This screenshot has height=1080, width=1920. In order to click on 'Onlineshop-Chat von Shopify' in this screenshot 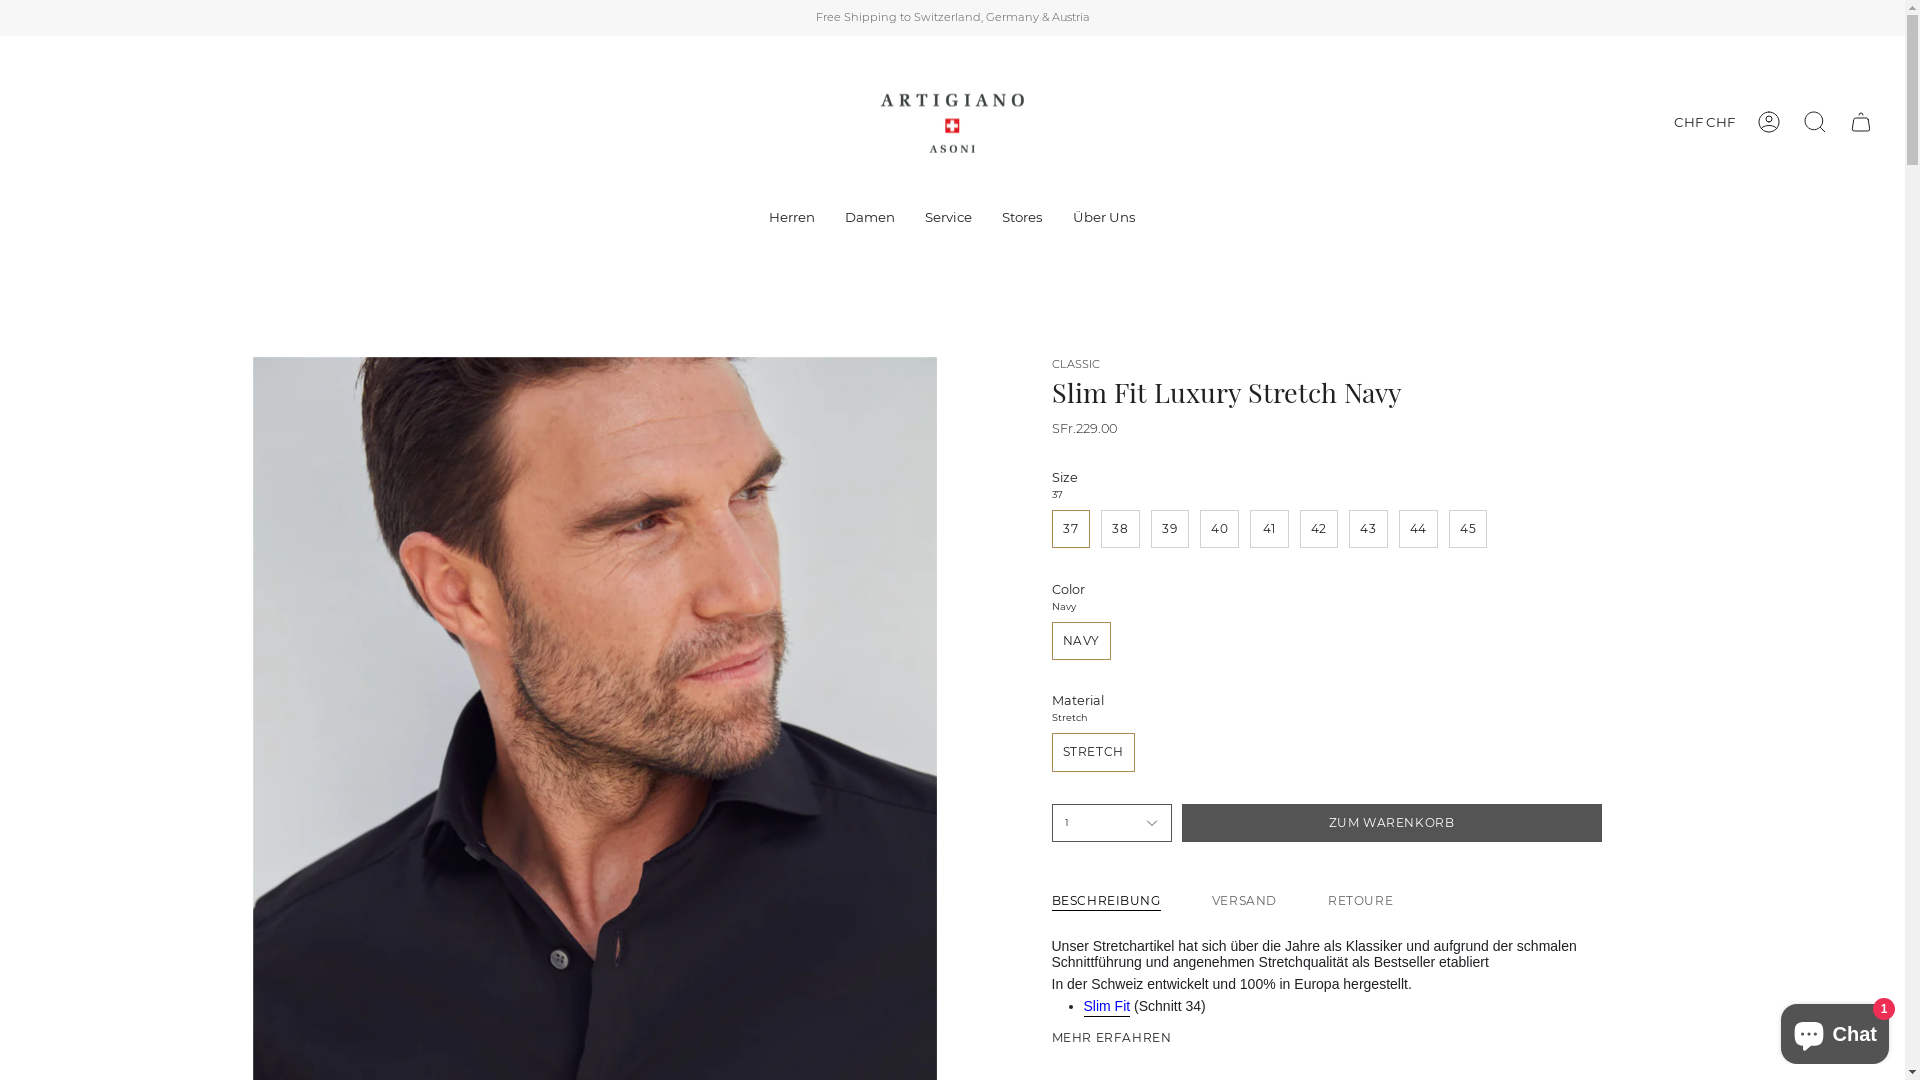, I will do `click(1834, 1029)`.